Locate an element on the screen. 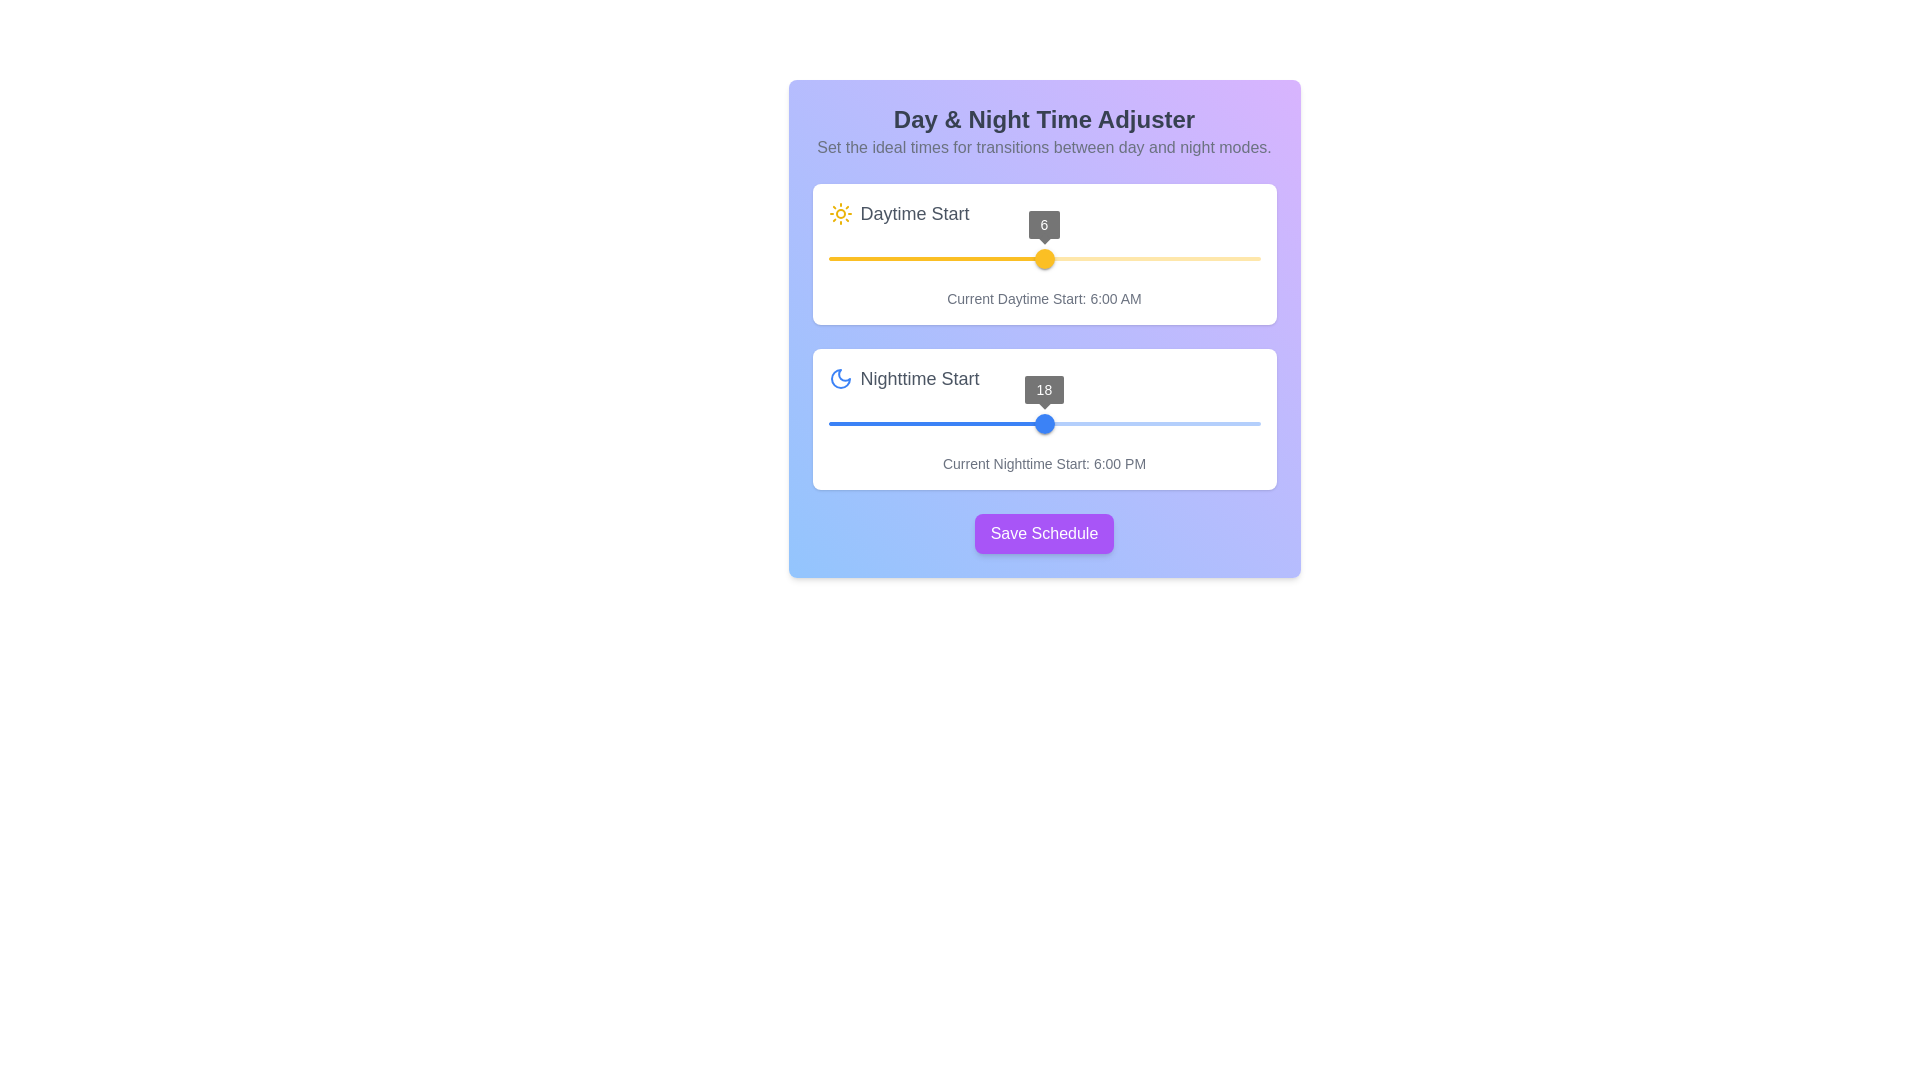 The width and height of the screenshot is (1920, 1080). the text label displaying 'Current Daytime Start: 6:00 AM' located below the 'Daytime Start' slider is located at coordinates (1043, 299).